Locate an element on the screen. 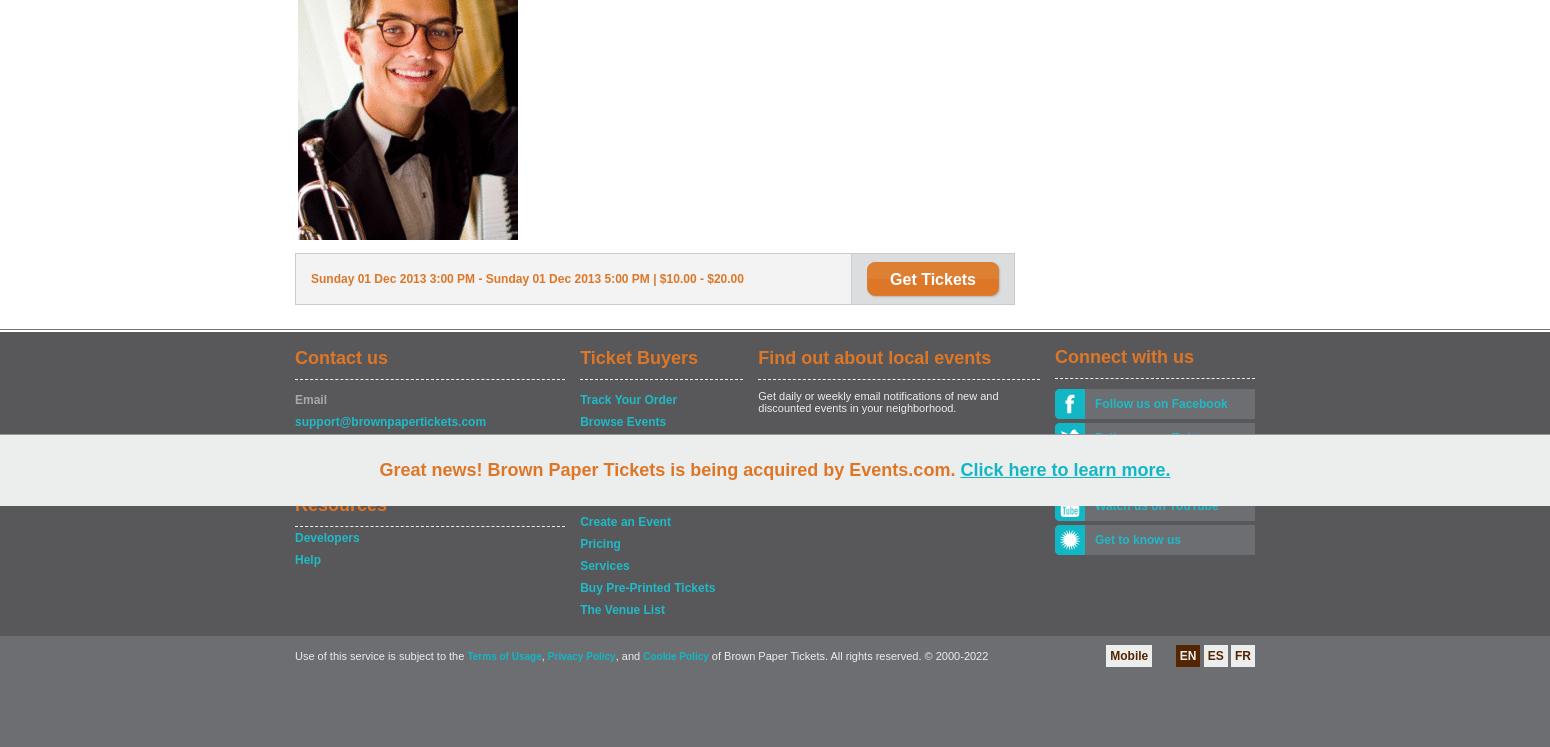 The width and height of the screenshot is (1550, 747). 'Terms of Usage' is located at coordinates (503, 655).